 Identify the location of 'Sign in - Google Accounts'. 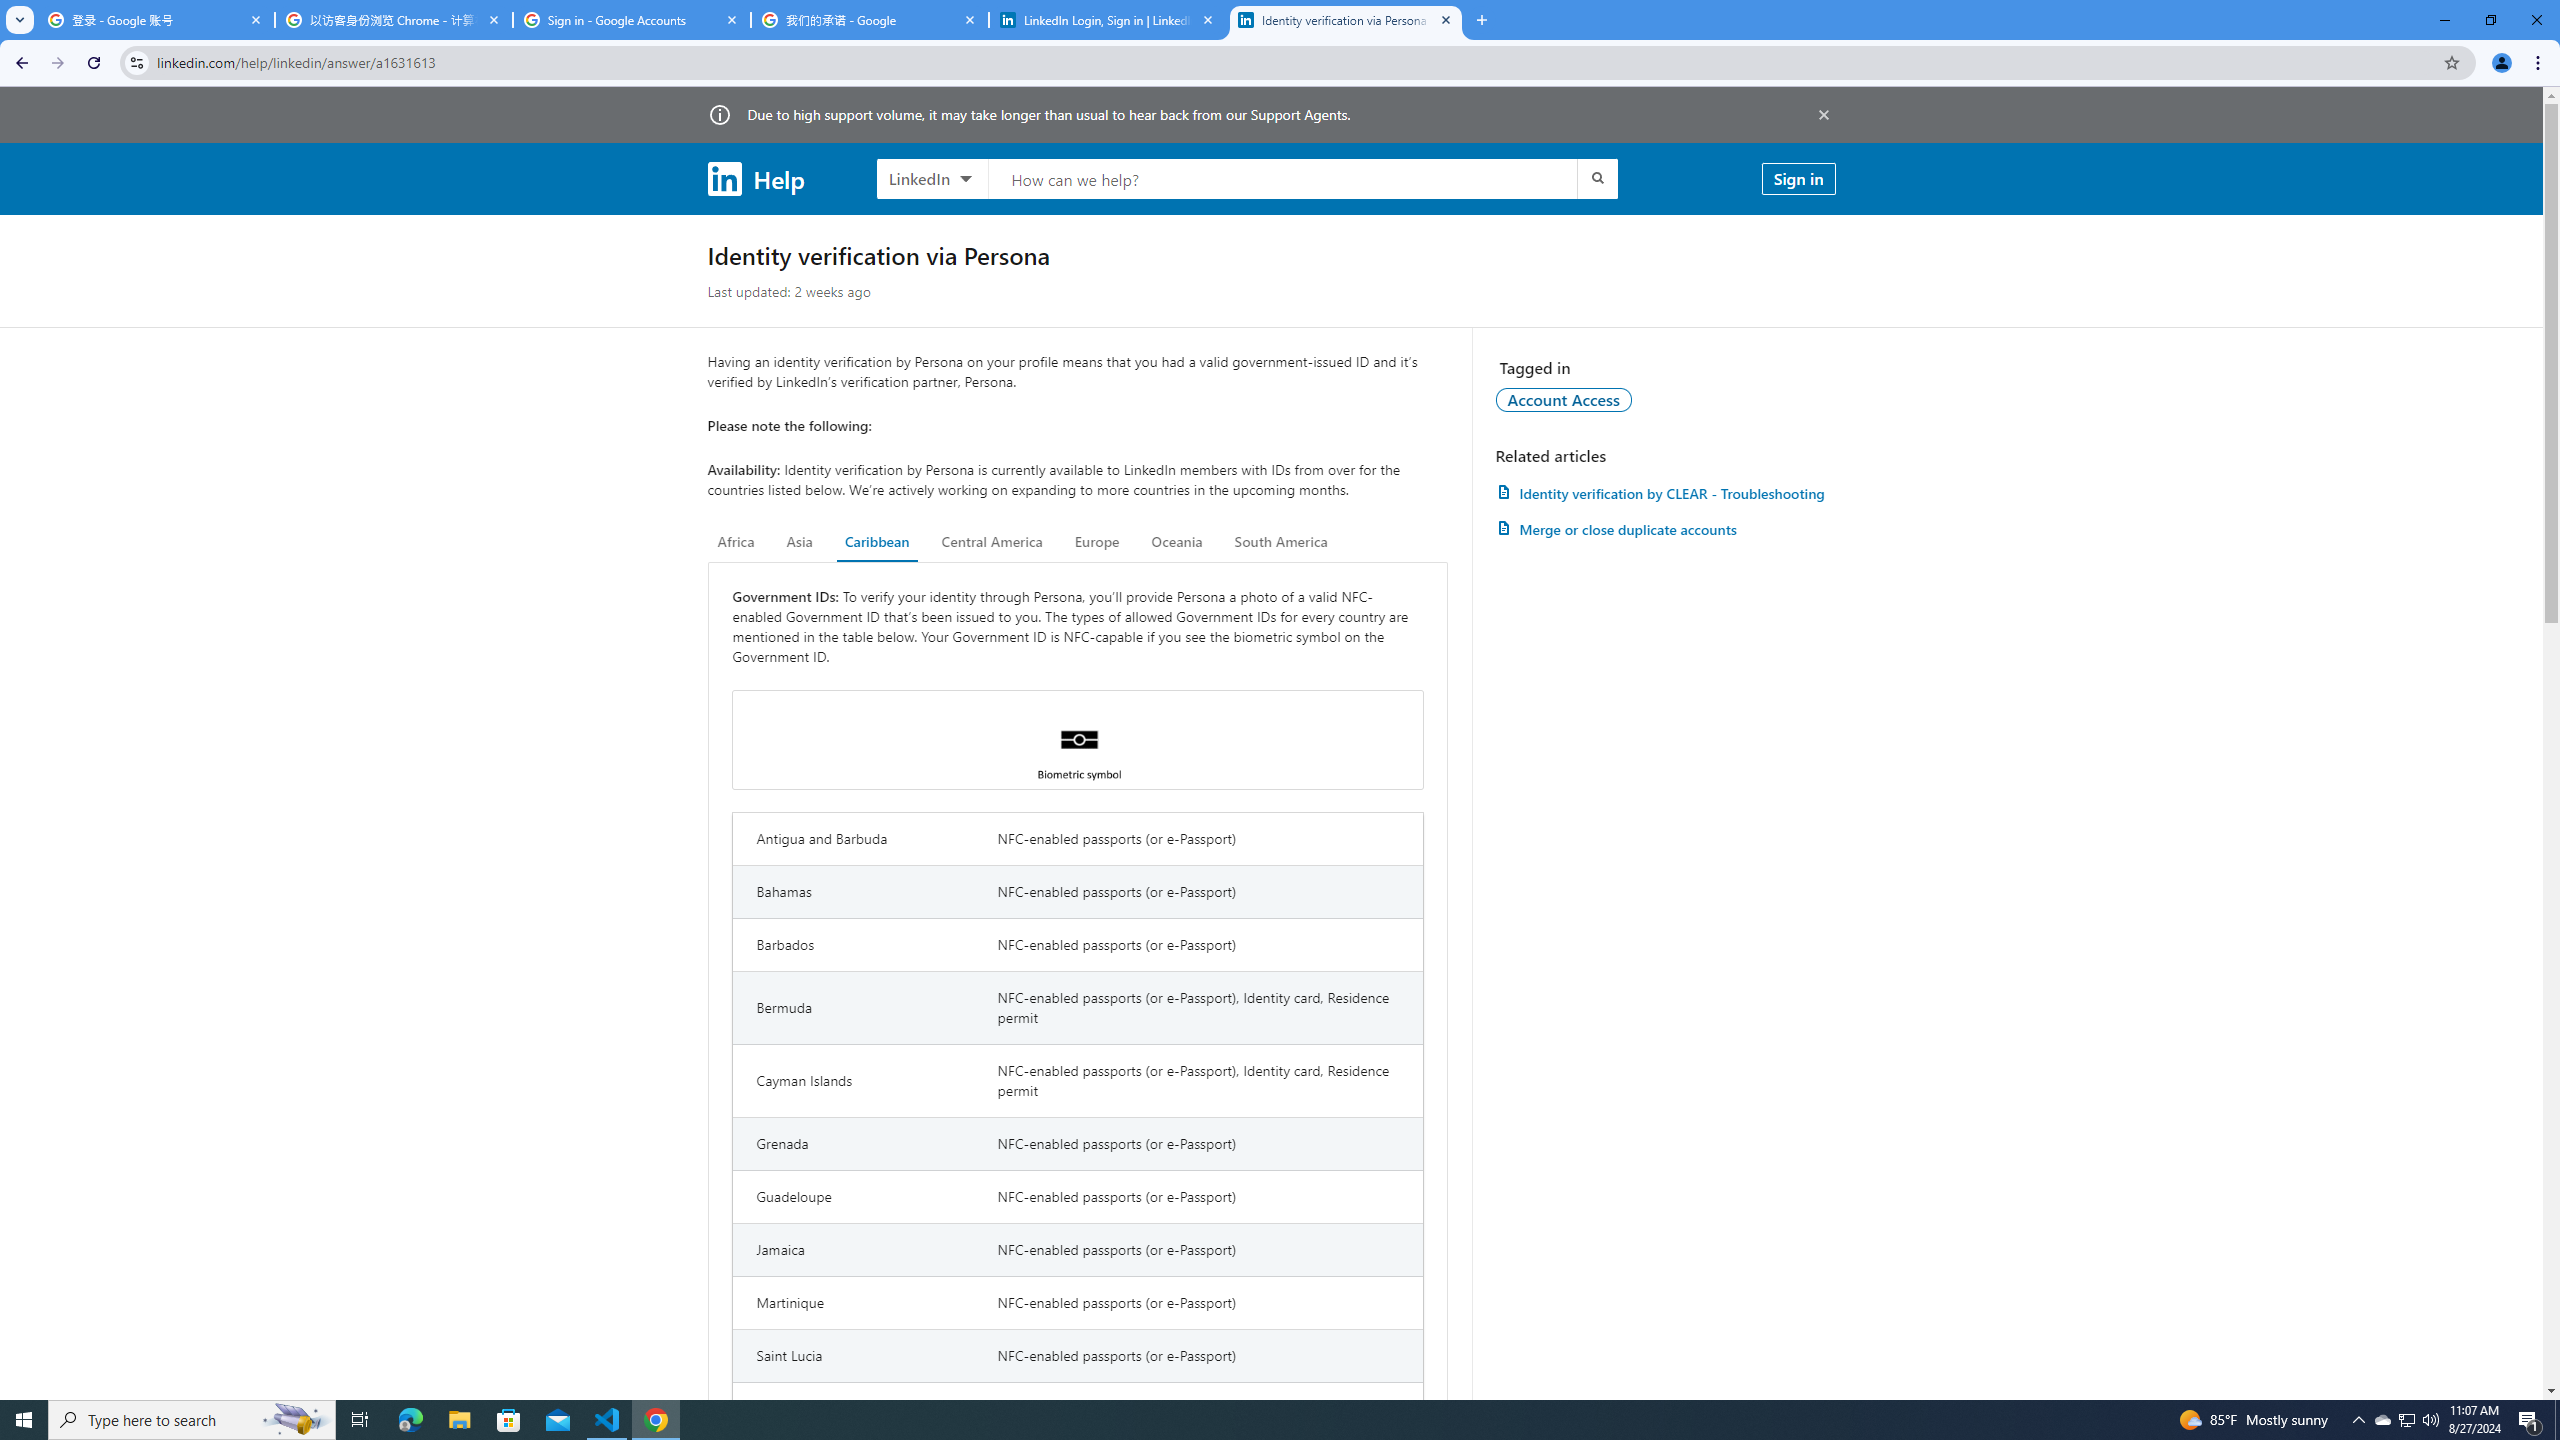
(631, 19).